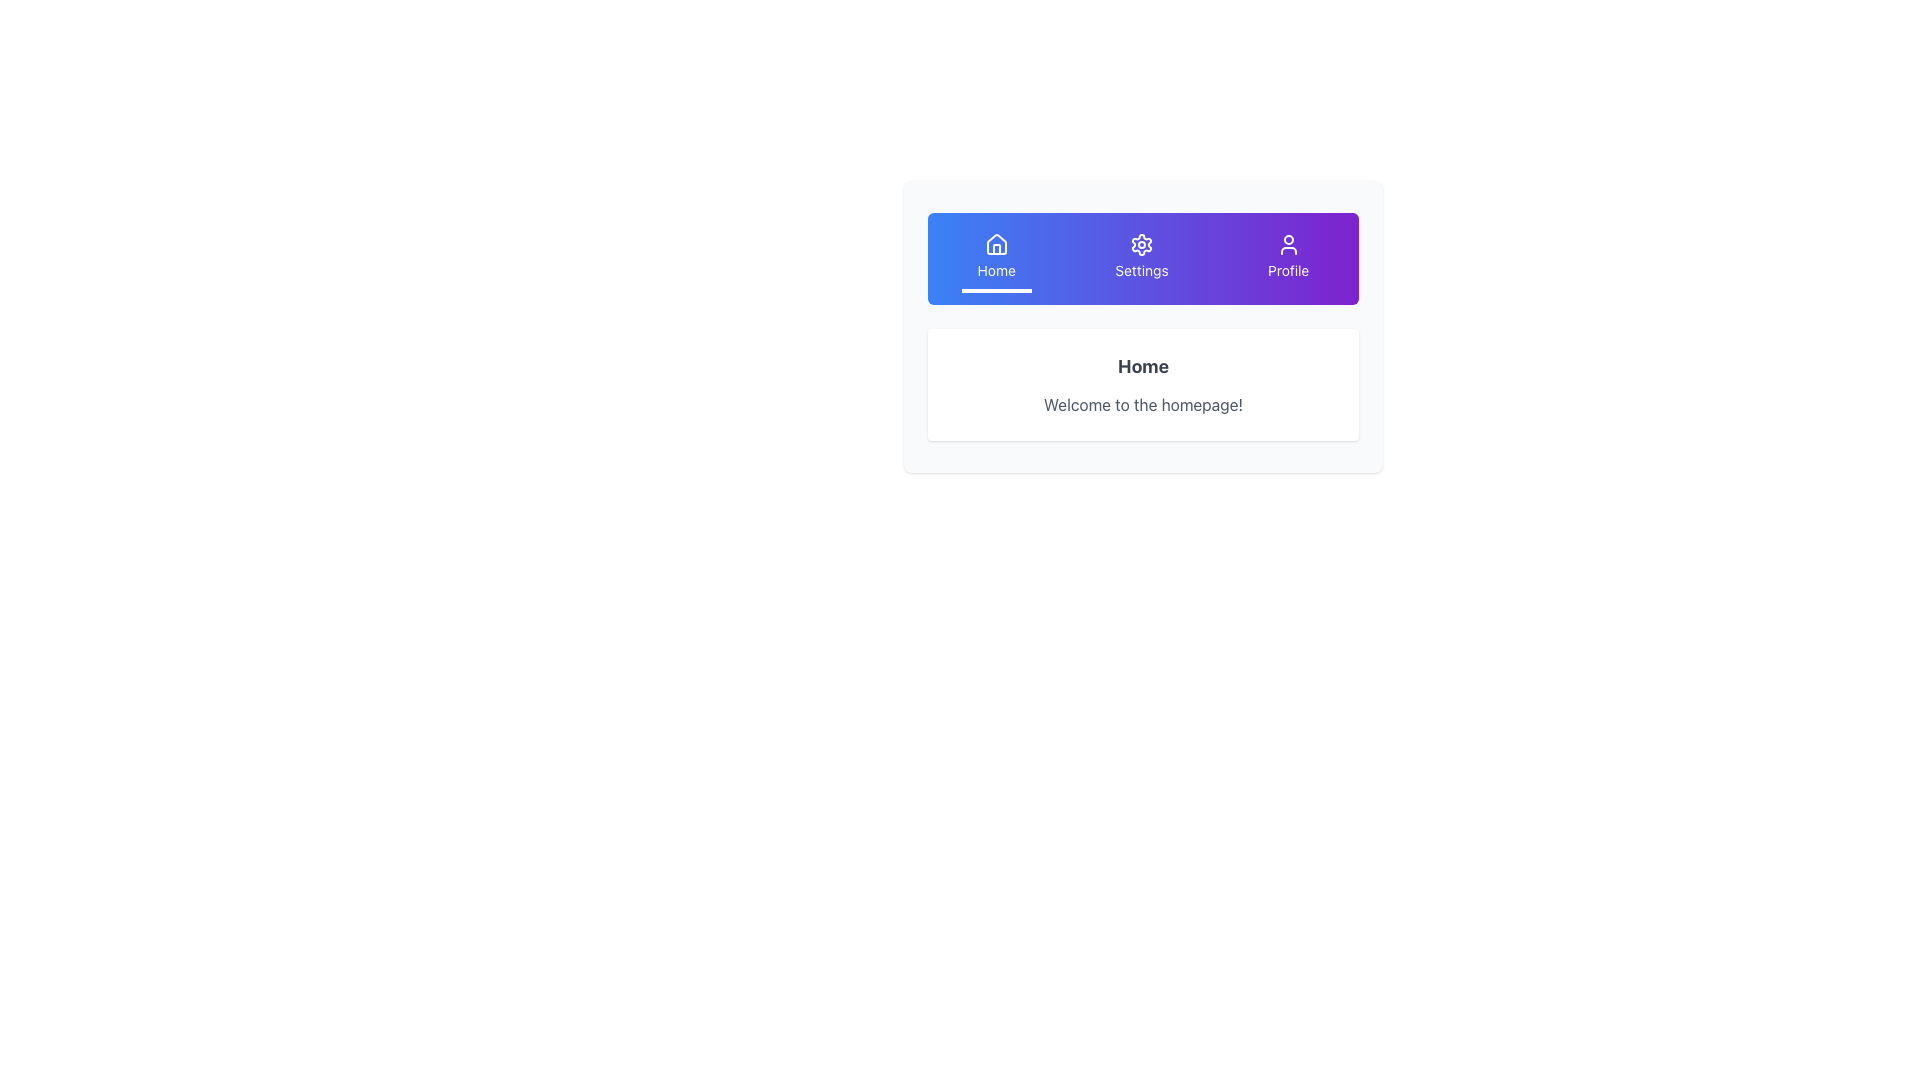 The height and width of the screenshot is (1080, 1920). What do you see at coordinates (1288, 257) in the screenshot?
I see `the 'Profile' button, which is a vertically stacked combination of a user icon and the text label 'Profile', located on the rightmost side of the gradient navigation bar` at bounding box center [1288, 257].